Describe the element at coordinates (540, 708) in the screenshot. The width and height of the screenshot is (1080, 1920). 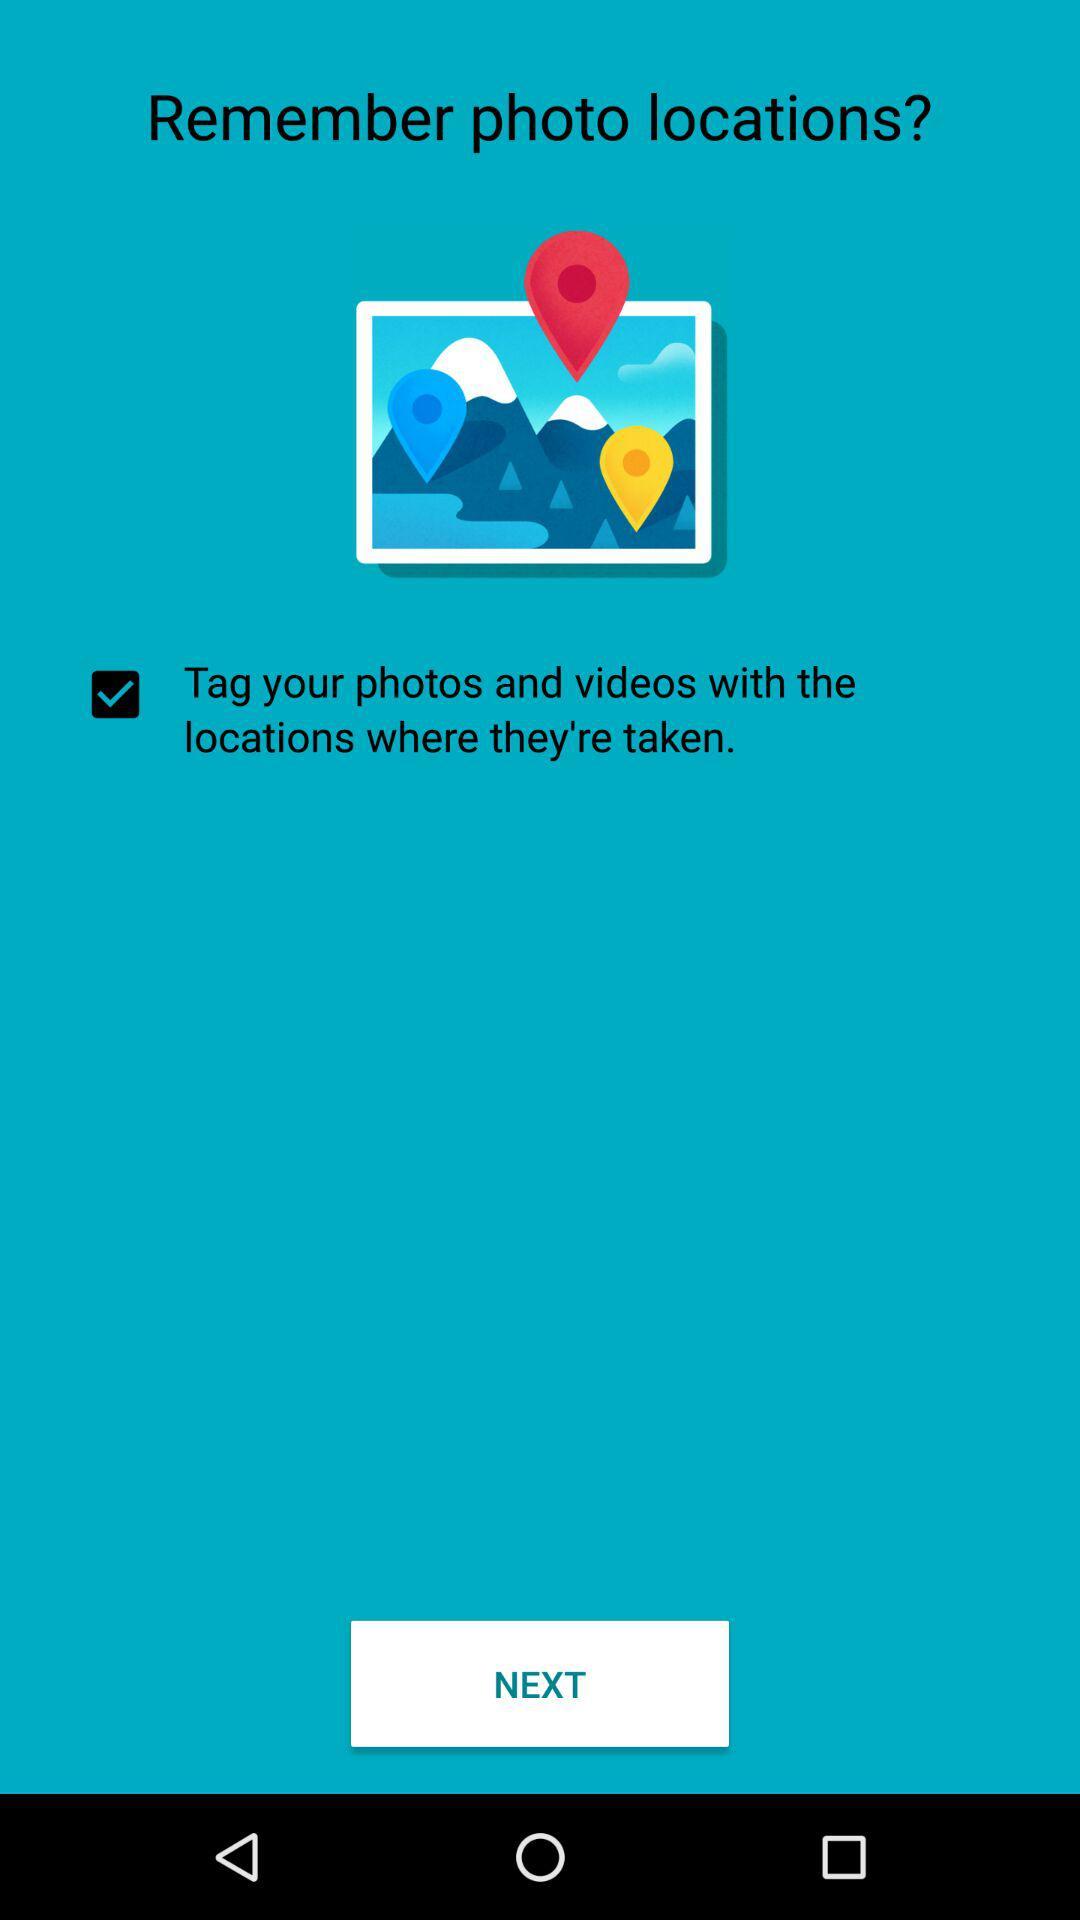
I see `the tag your photos at the center` at that location.